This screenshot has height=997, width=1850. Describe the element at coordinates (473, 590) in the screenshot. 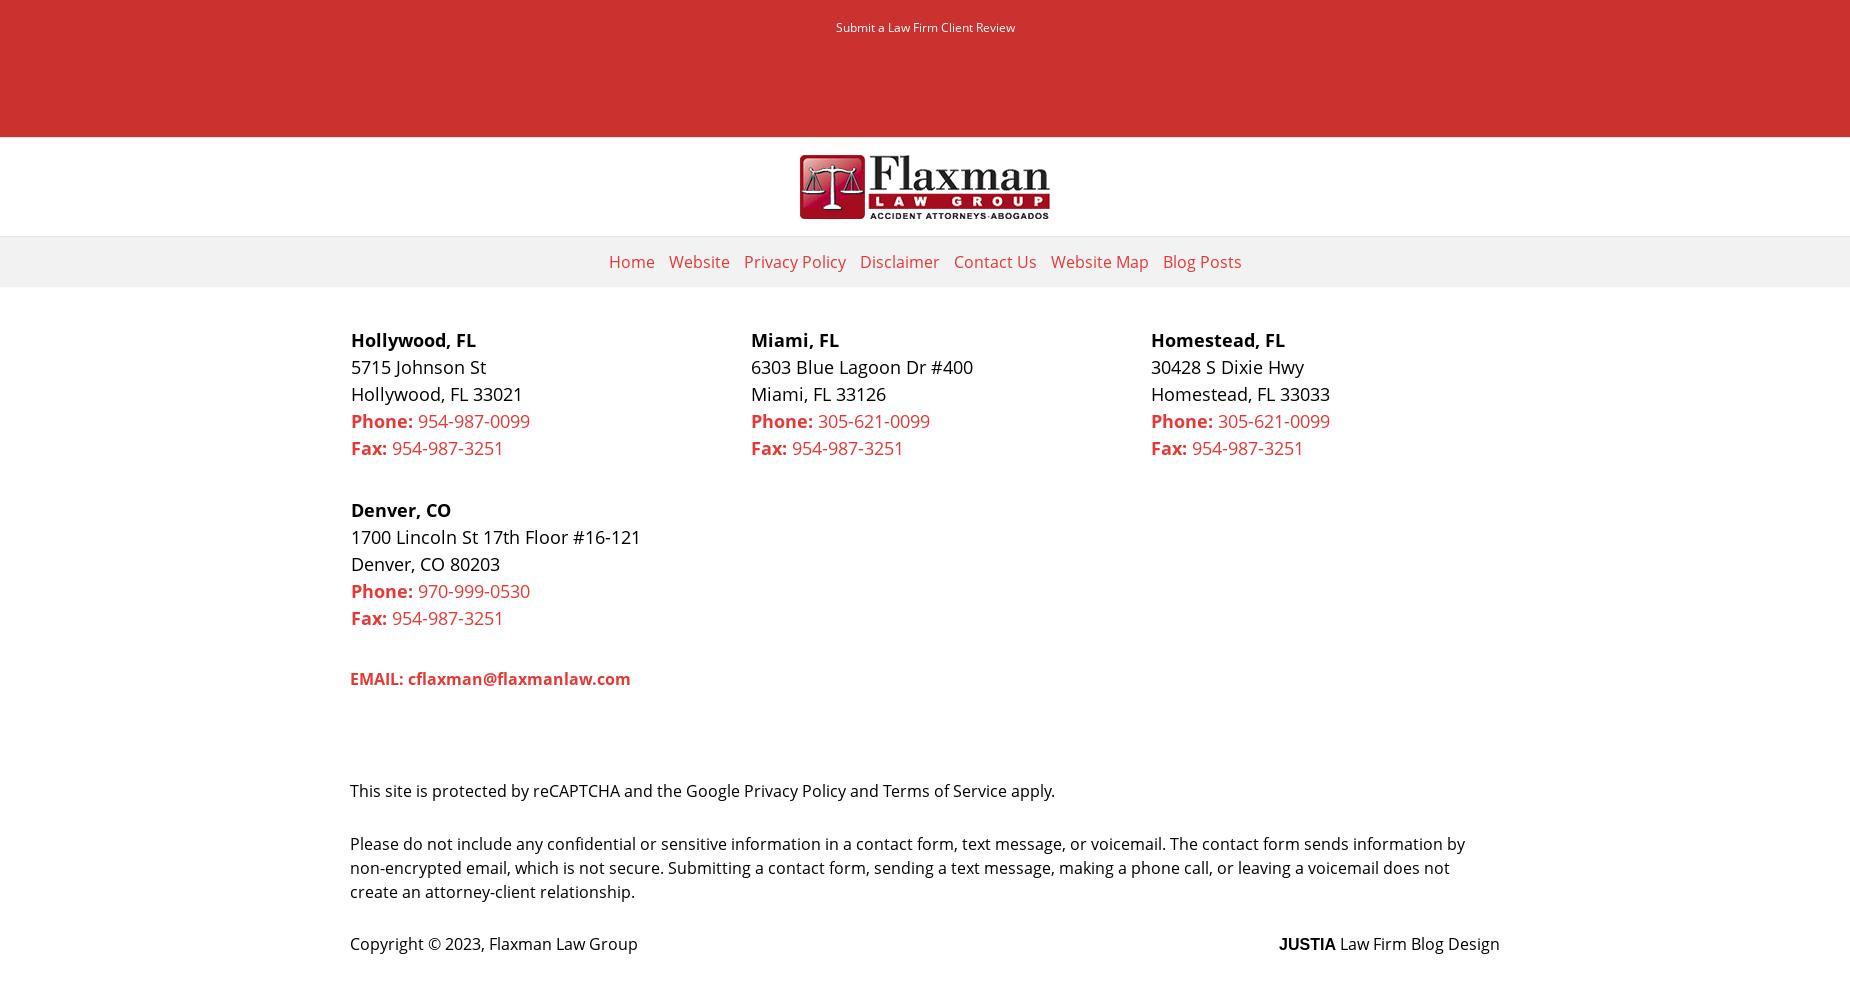

I see `'970-999-0530'` at that location.